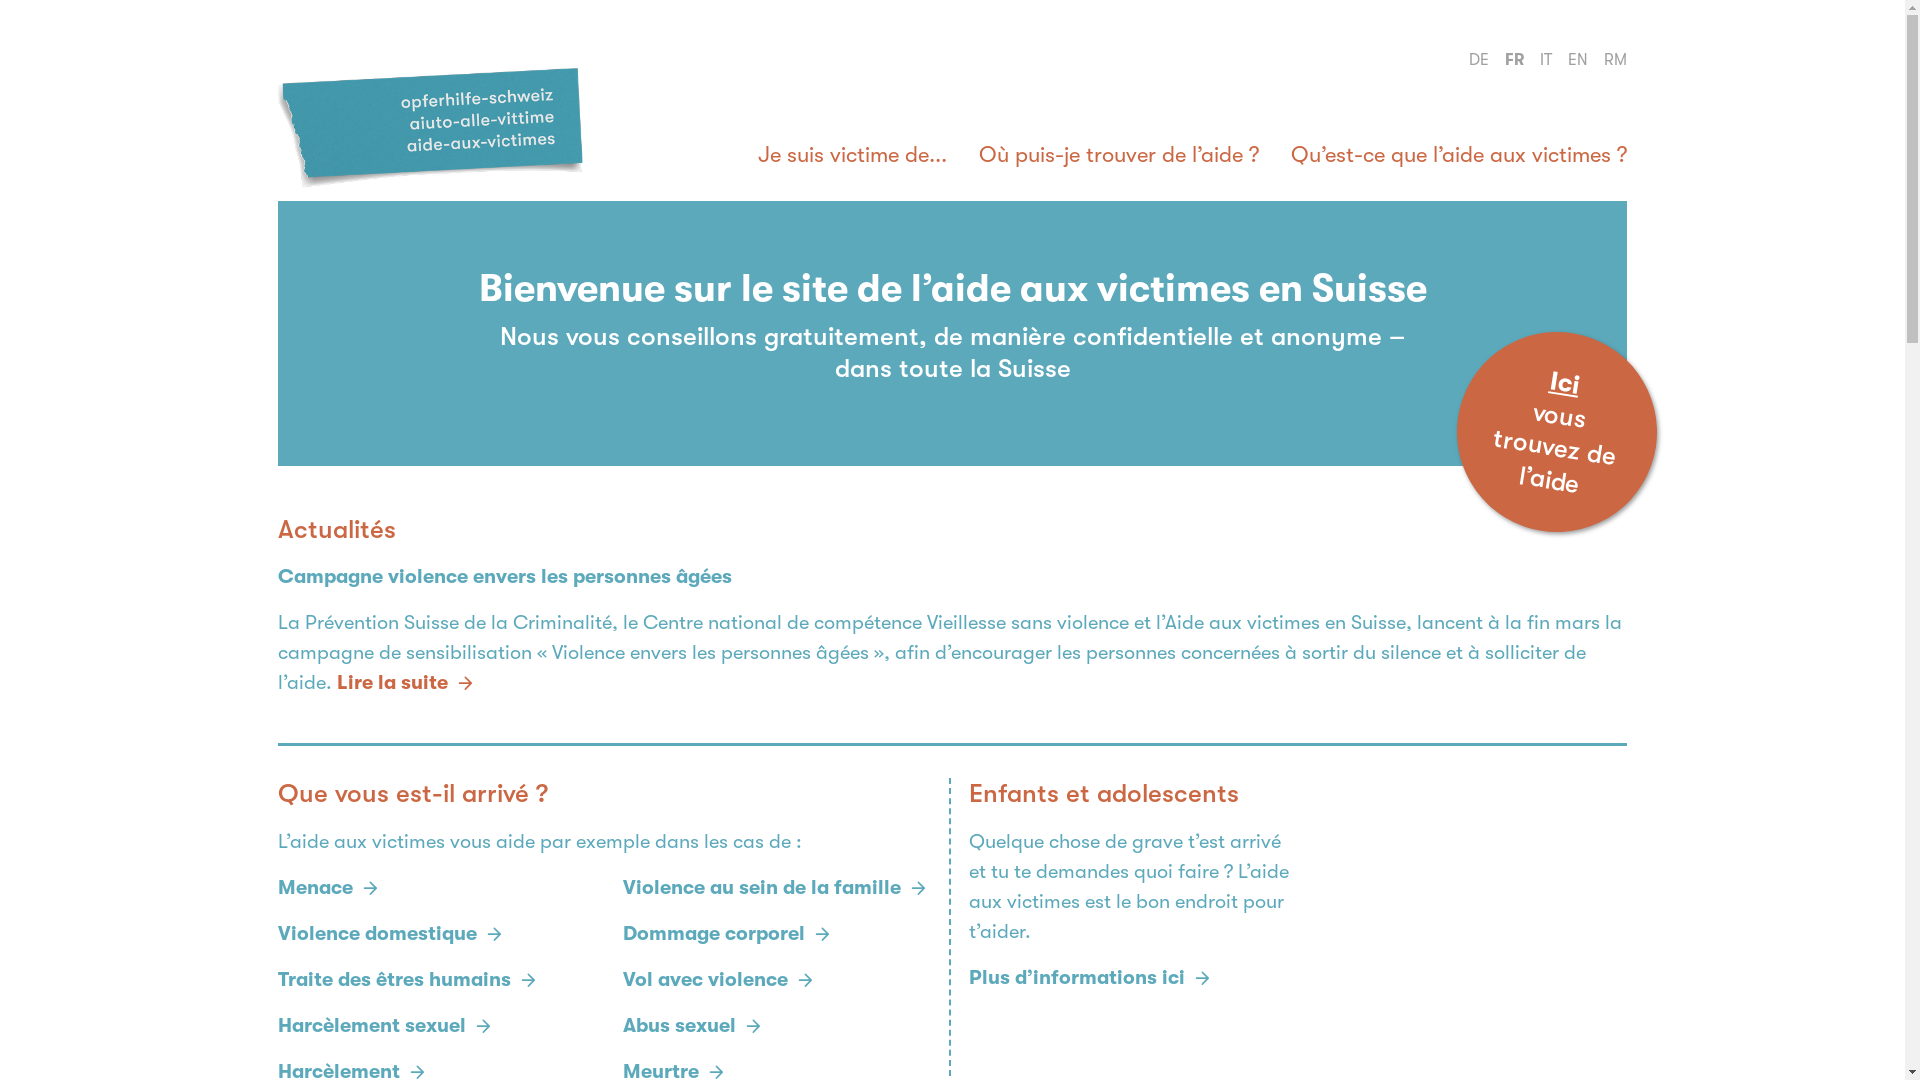 This screenshot has height=1080, width=1920. I want to click on 'Violence au sein de la famille', so click(761, 886).